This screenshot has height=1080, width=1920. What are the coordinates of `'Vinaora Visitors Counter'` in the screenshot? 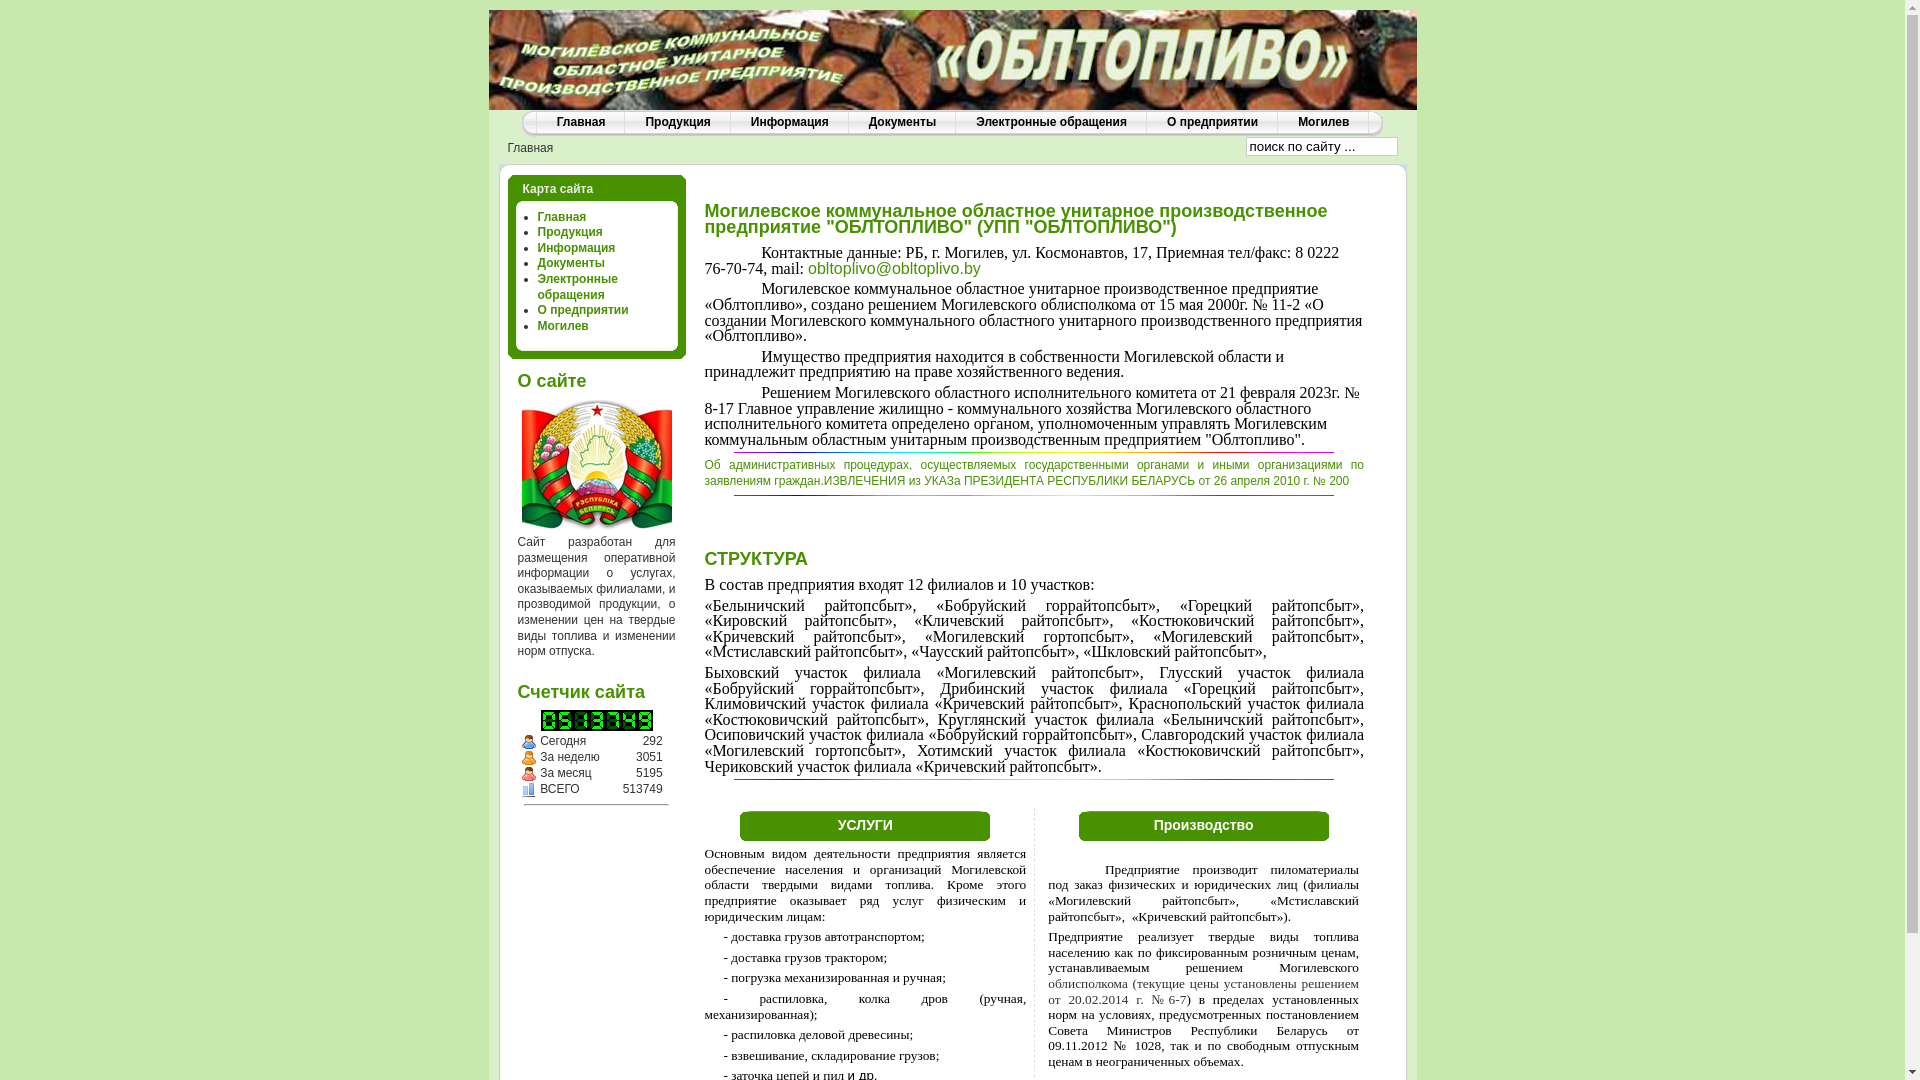 It's located at (610, 720).